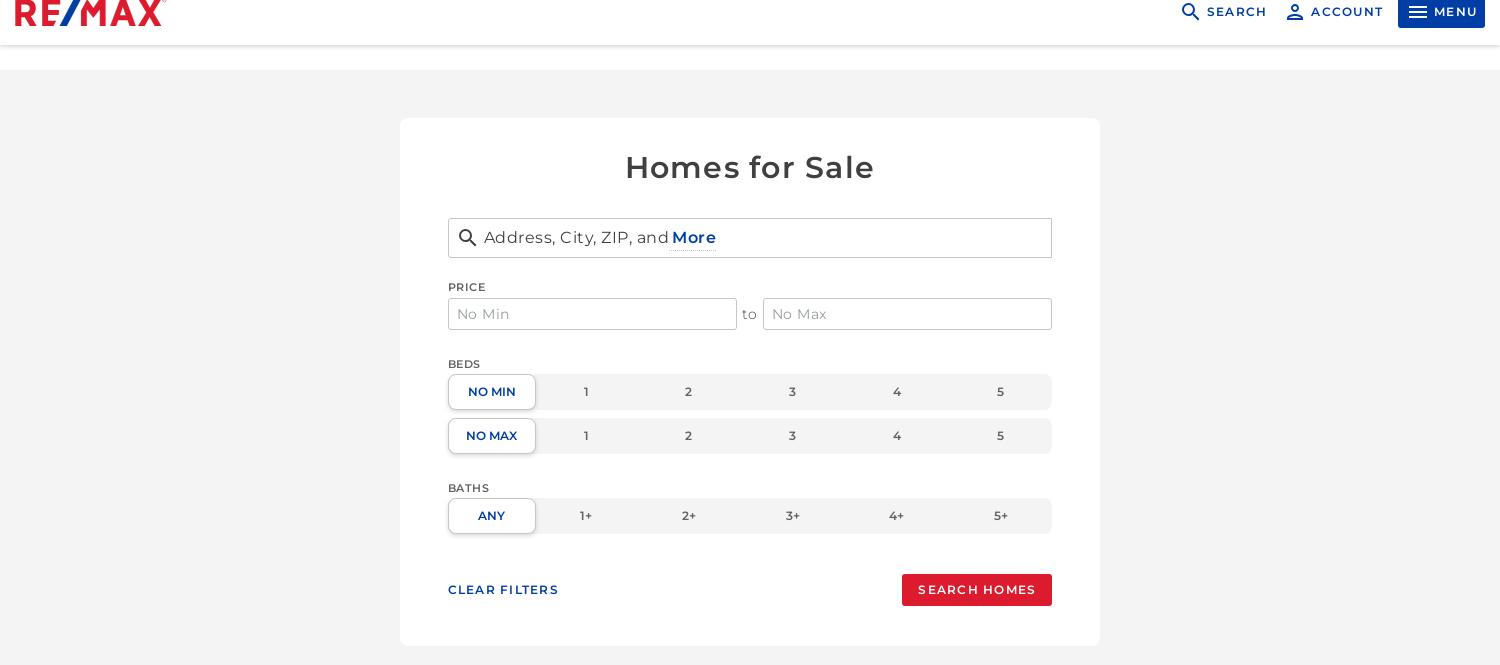 The width and height of the screenshot is (1500, 665). What do you see at coordinates (975, 589) in the screenshot?
I see `'Search Homes'` at bounding box center [975, 589].